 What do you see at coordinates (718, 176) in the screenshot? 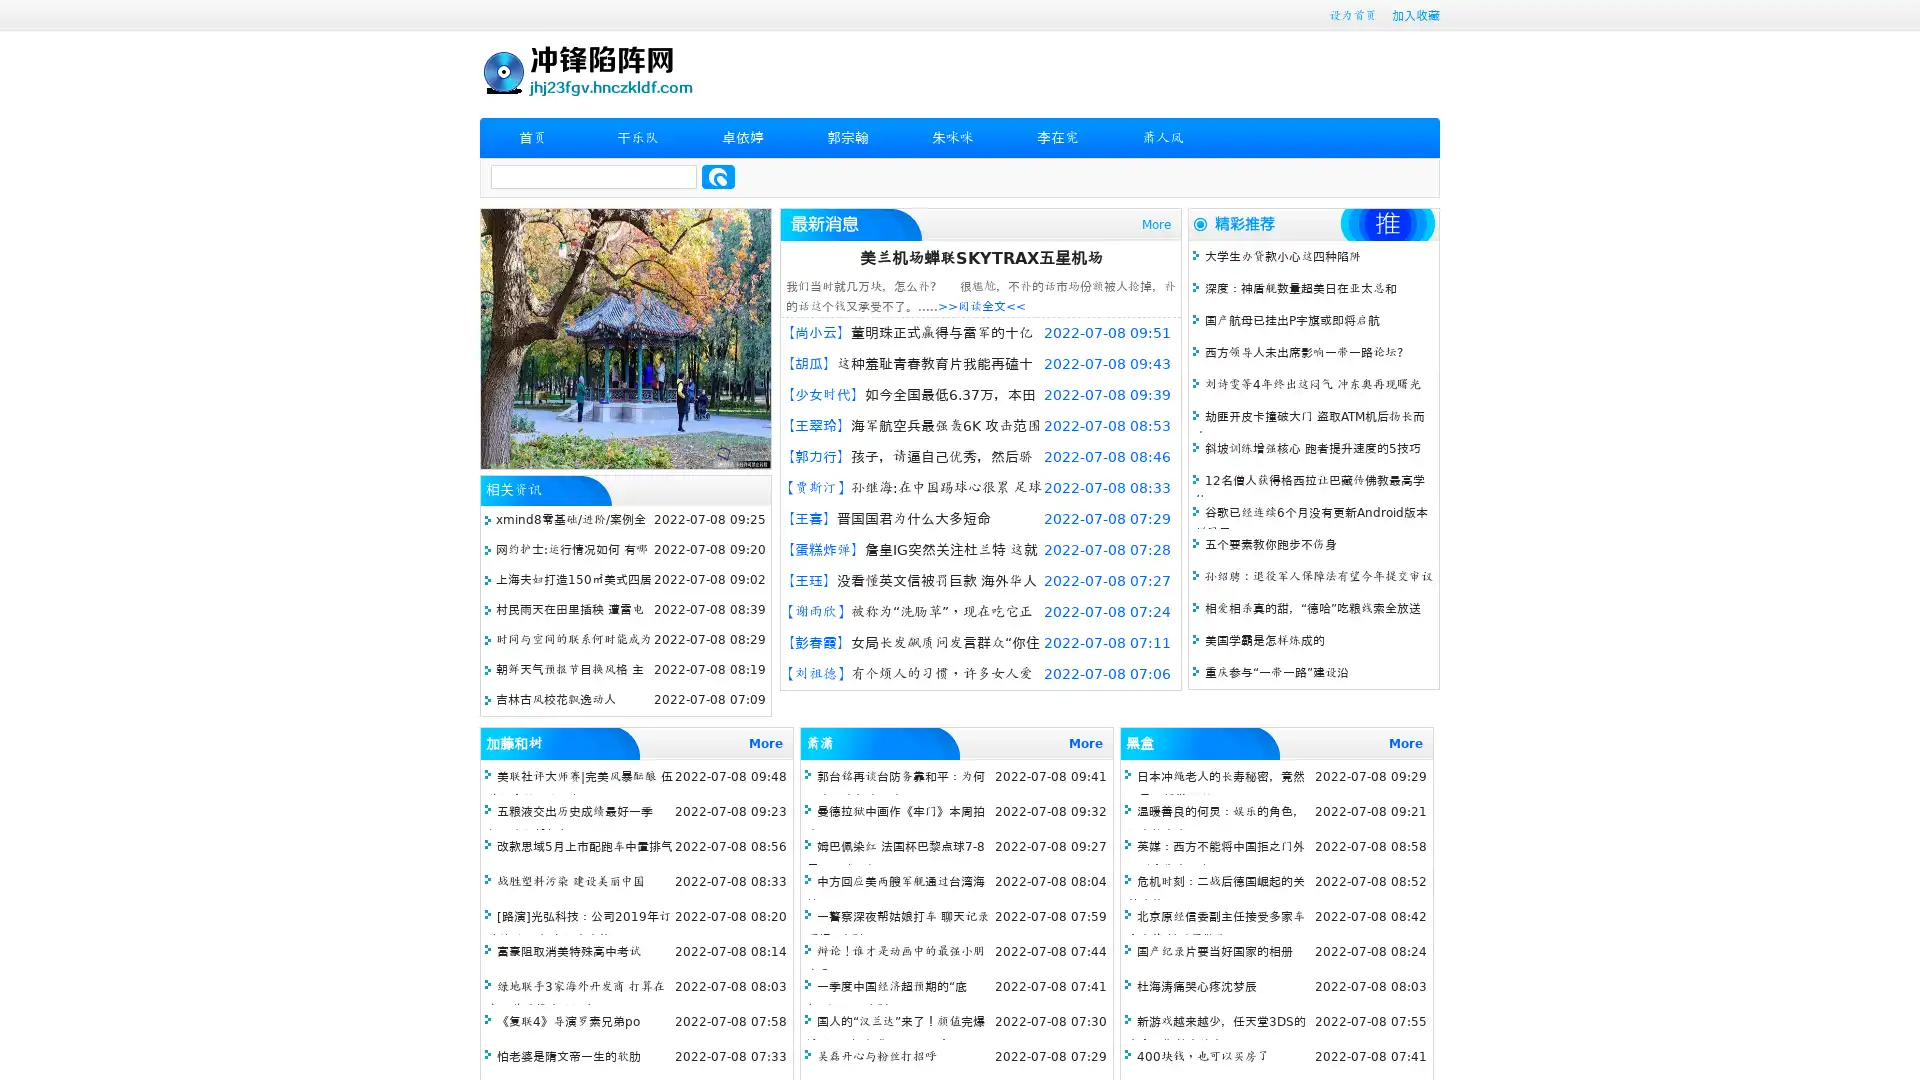
I see `Search` at bounding box center [718, 176].